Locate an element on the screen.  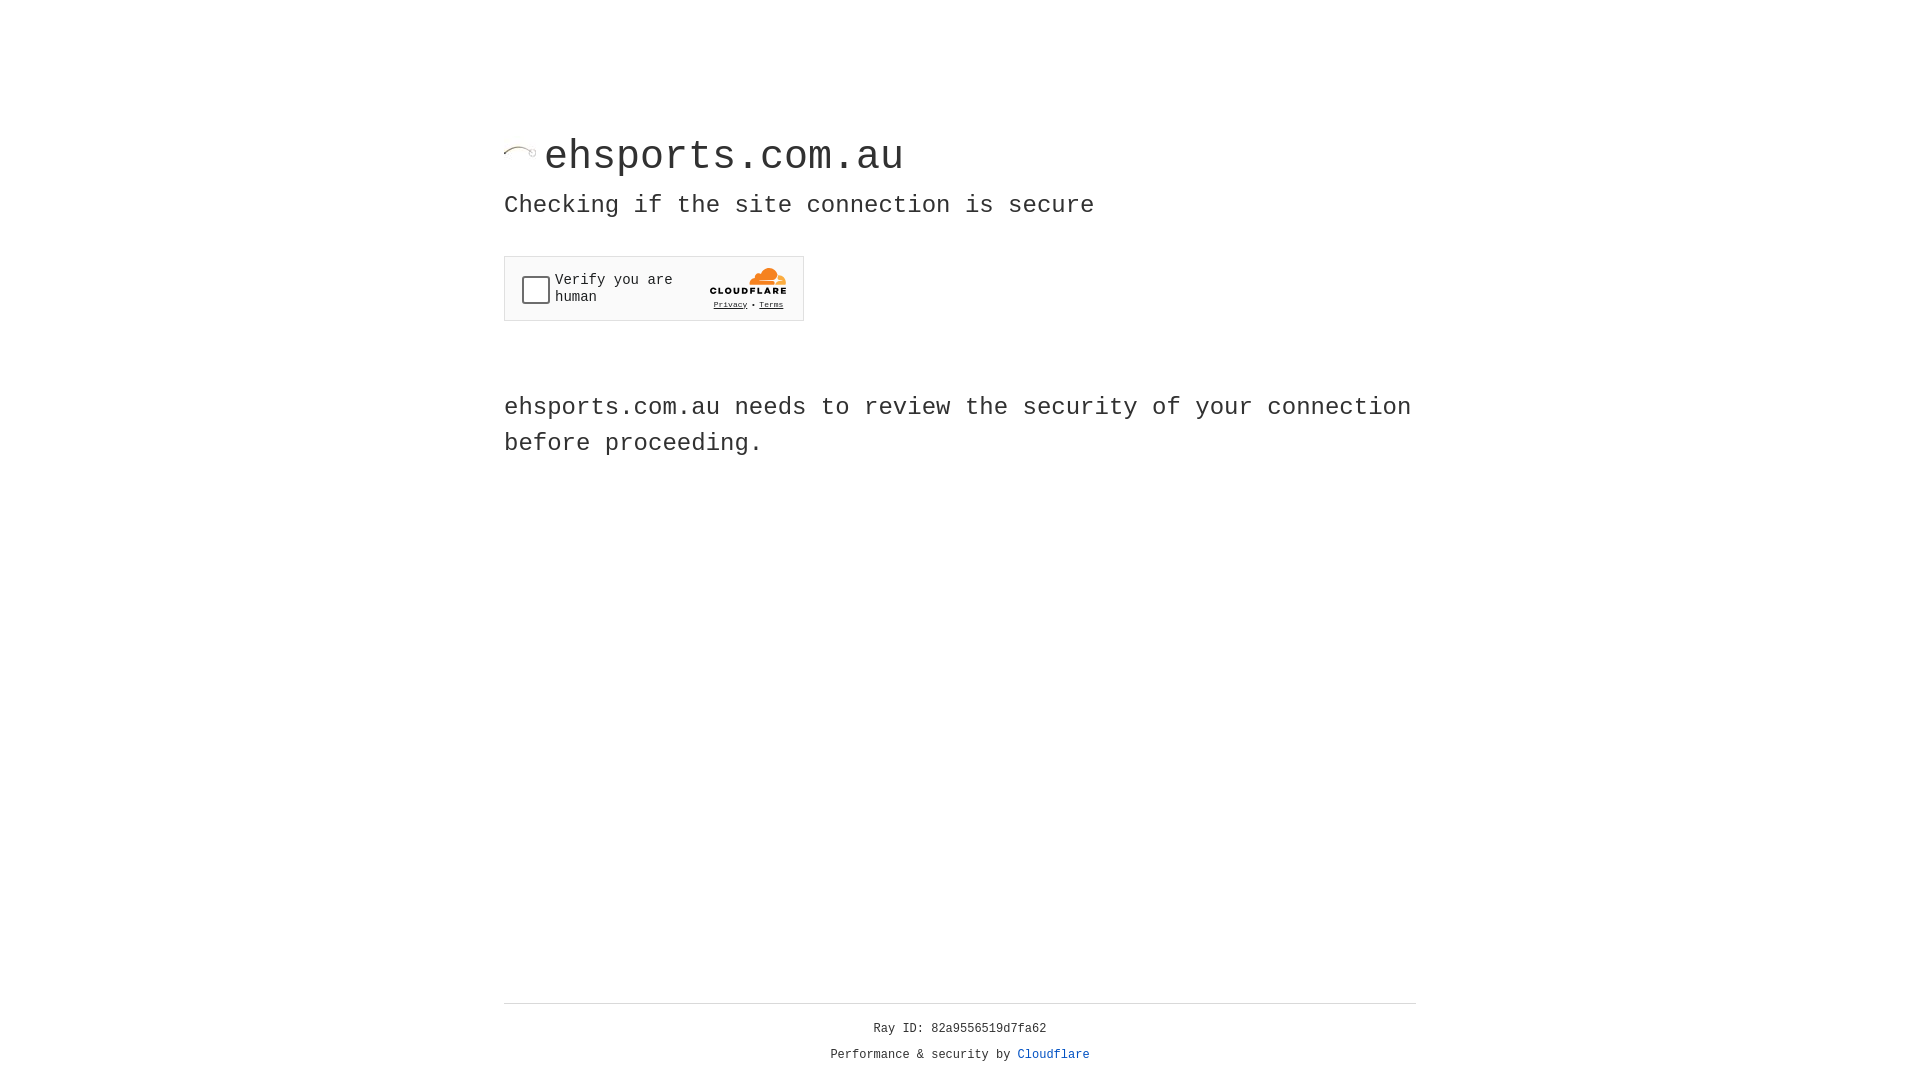
'Widget containing a Cloudflare security challenge' is located at coordinates (653, 288).